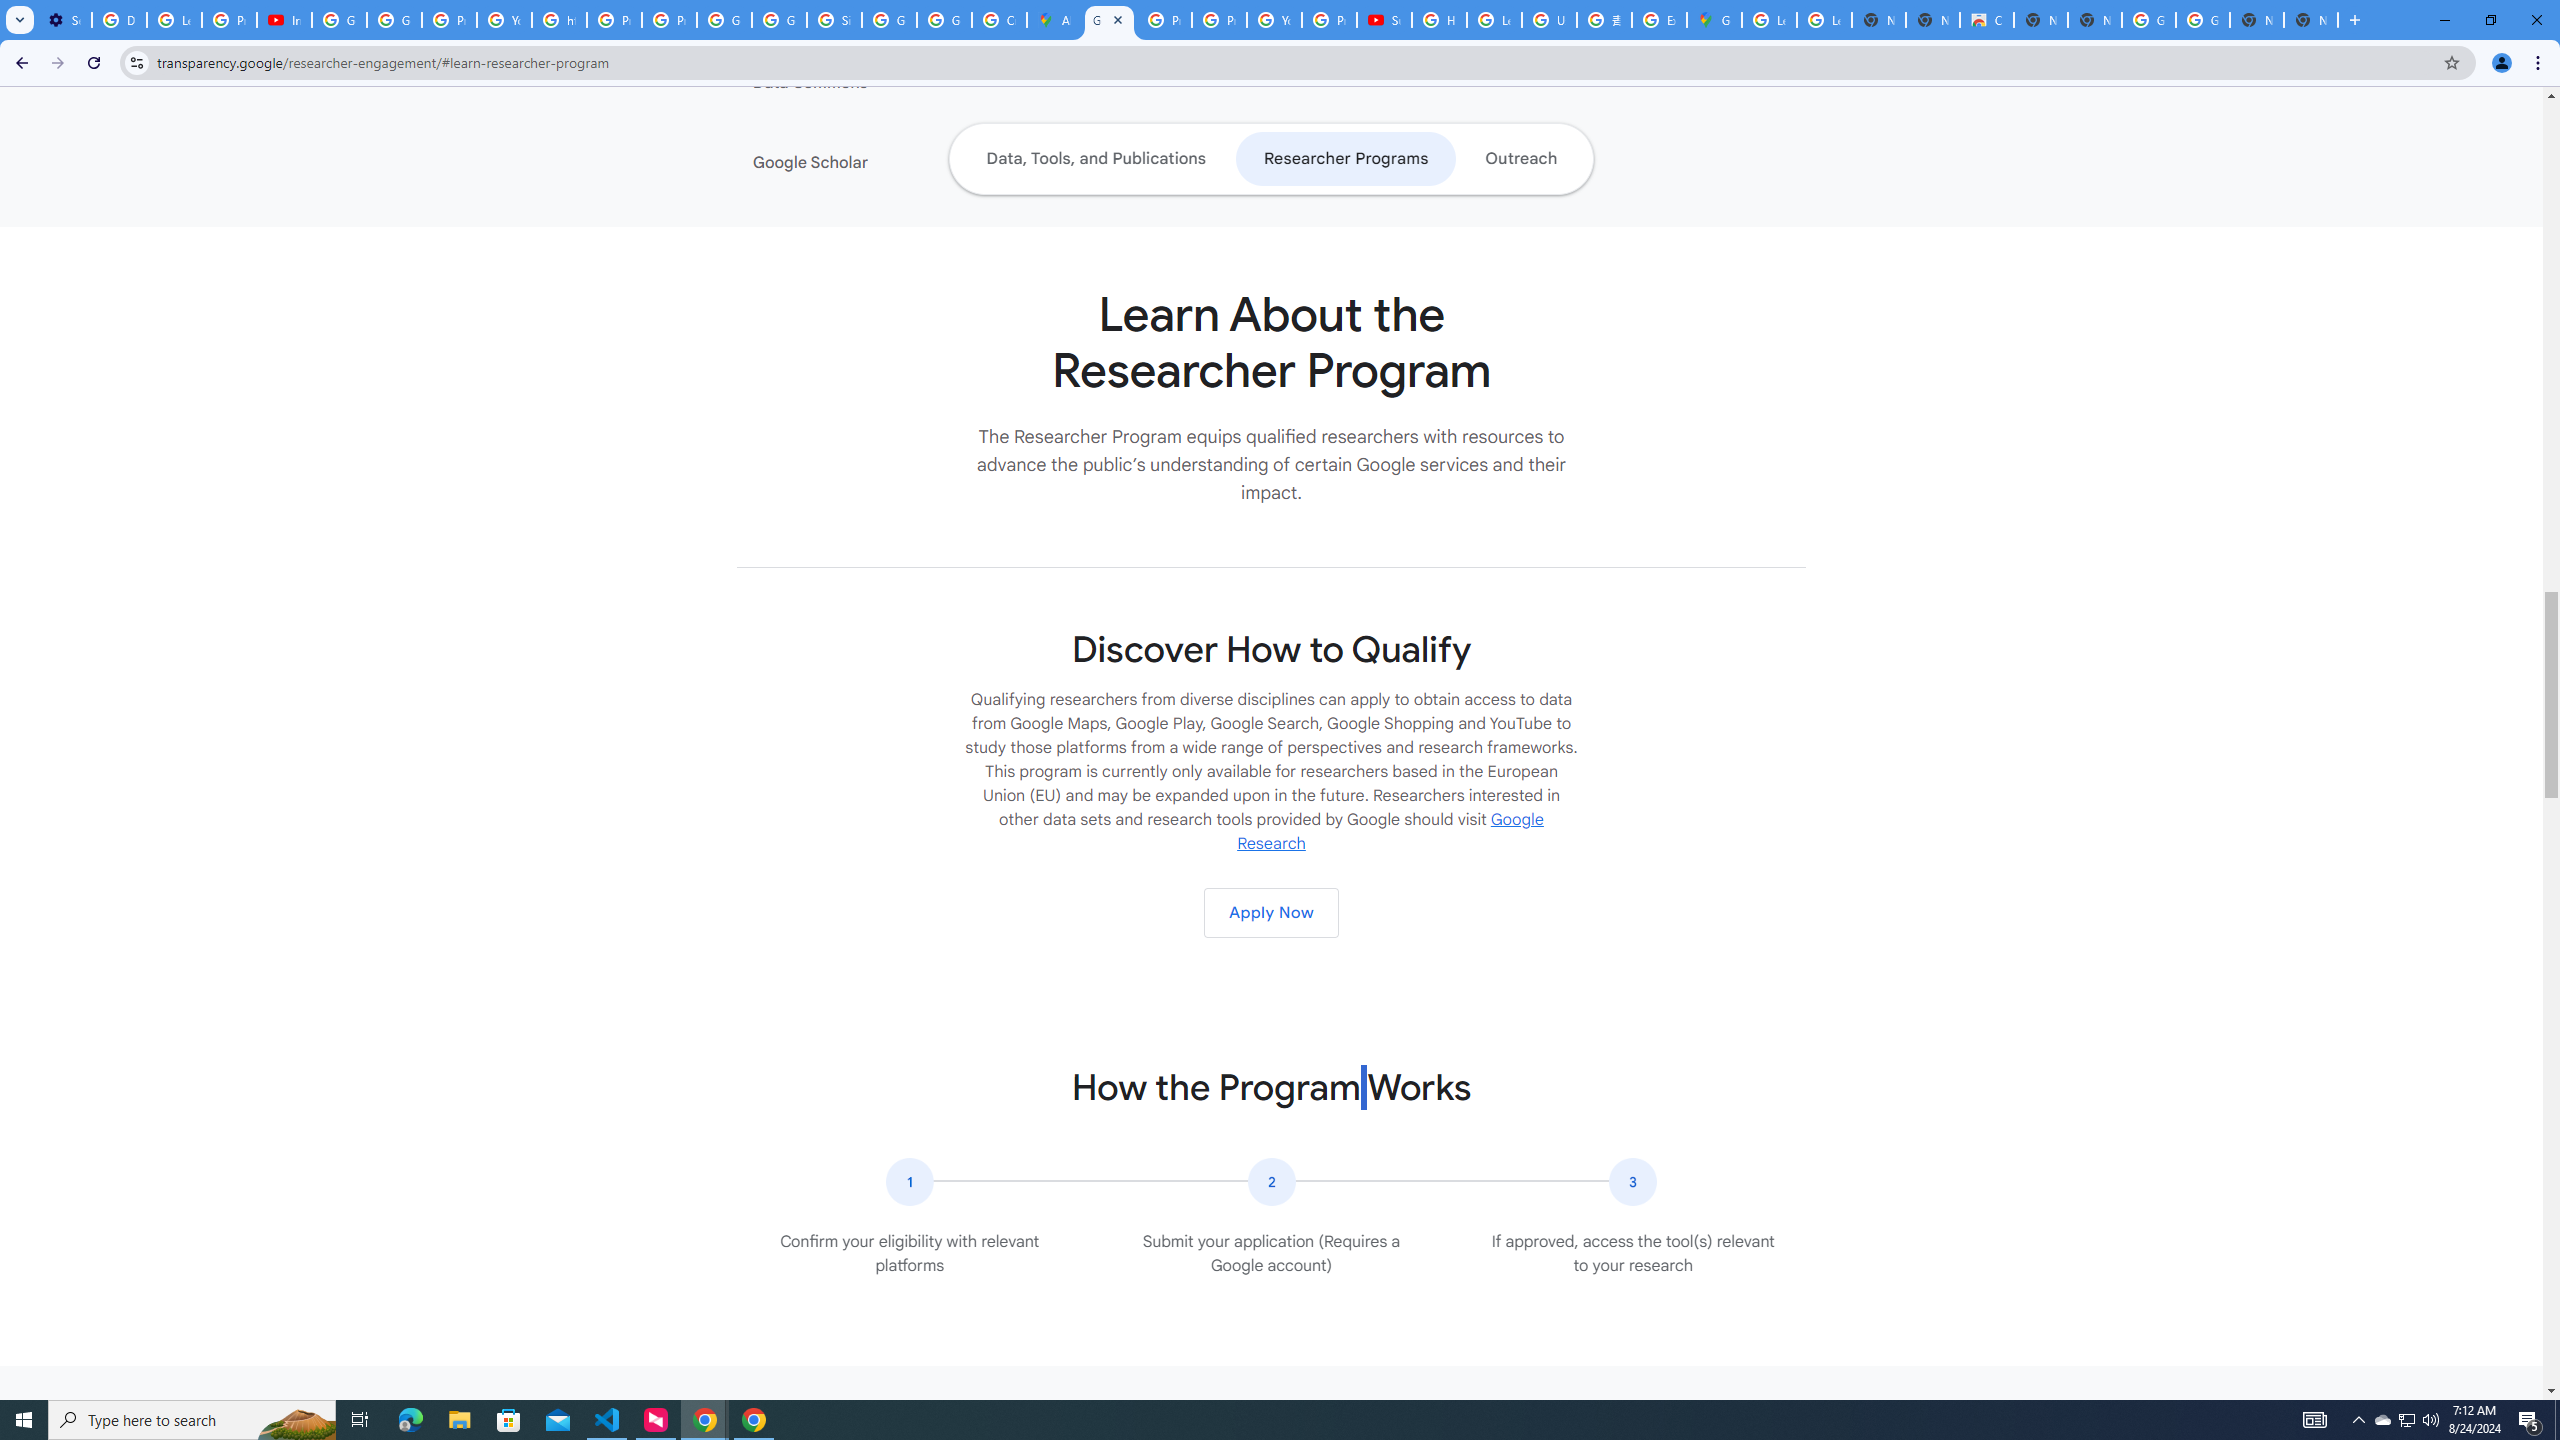 The height and width of the screenshot is (1440, 2560). Describe the element at coordinates (1271, 1182) in the screenshot. I see `'The number two in a circular icon.'` at that location.